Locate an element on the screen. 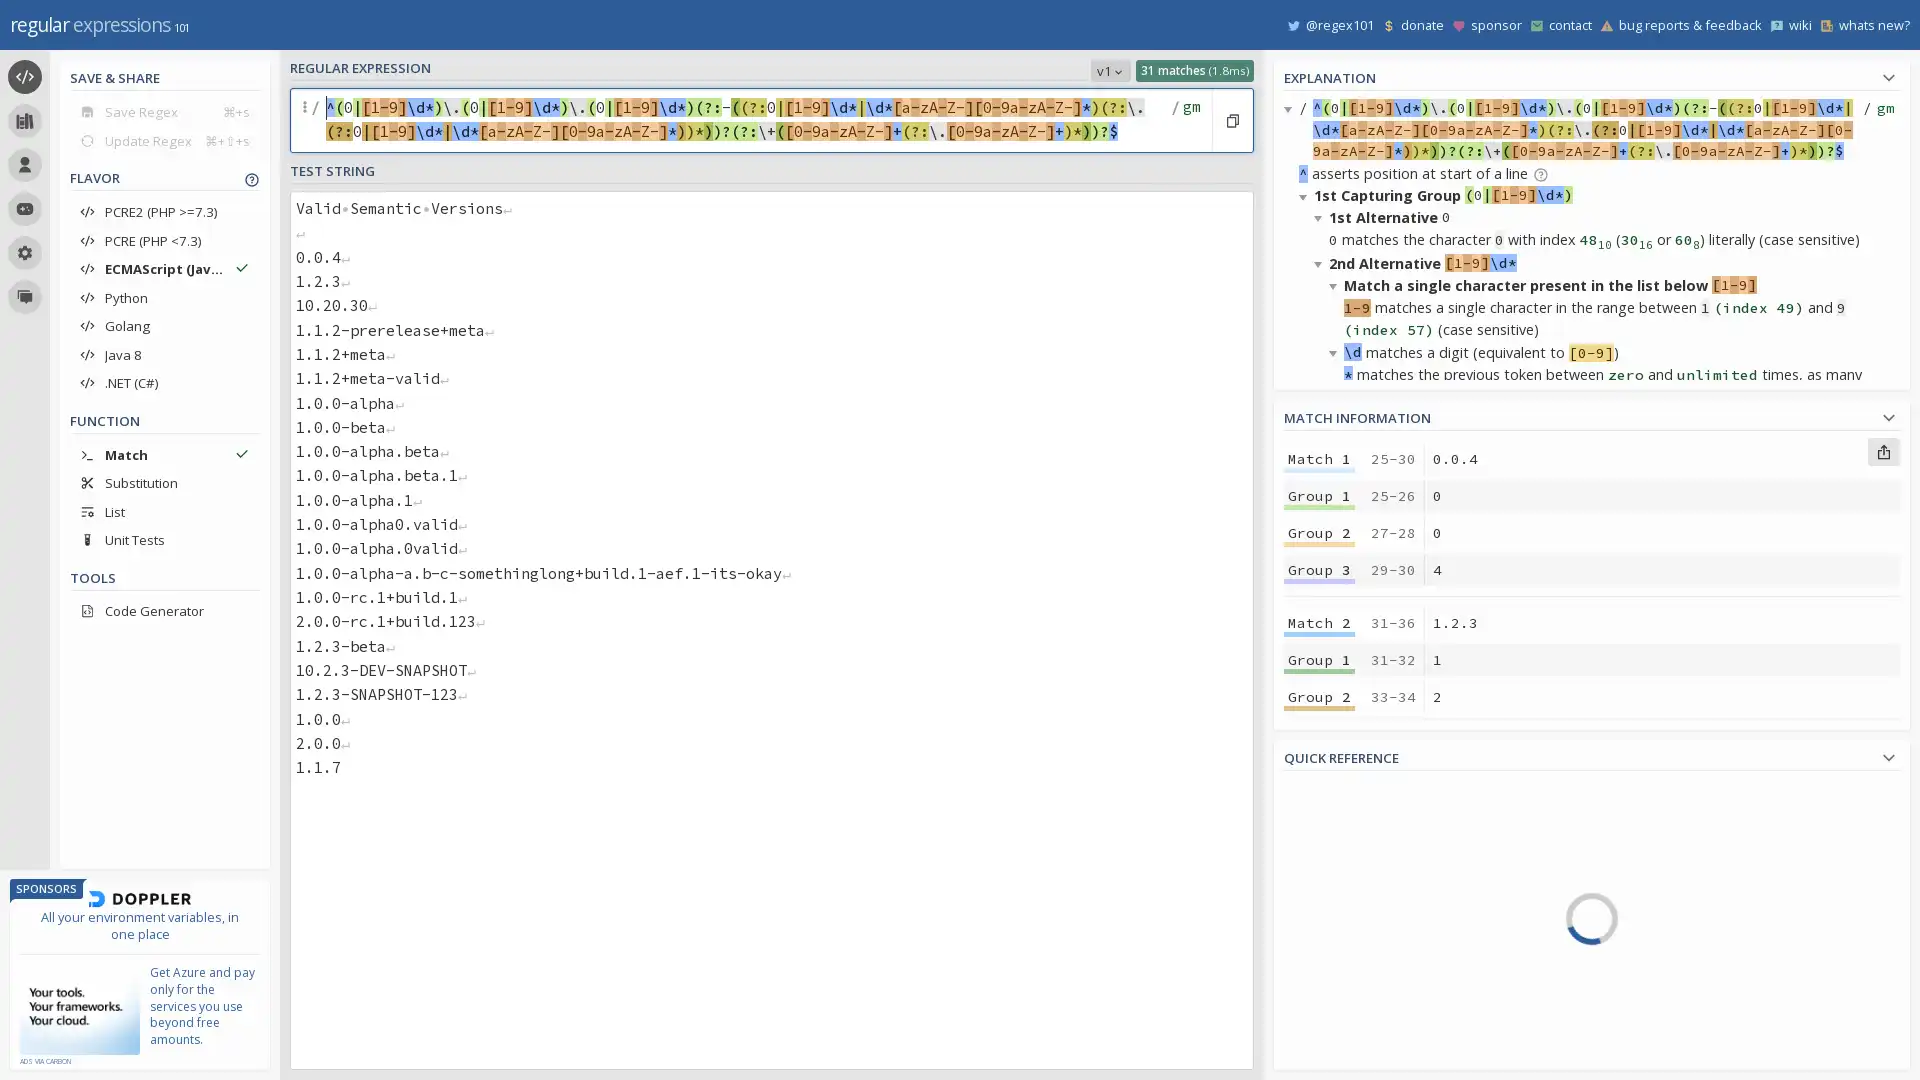 This screenshot has width=1920, height=1080. A character in the range: a-z or A-Z [a-zA-Z] is located at coordinates (1691, 906).